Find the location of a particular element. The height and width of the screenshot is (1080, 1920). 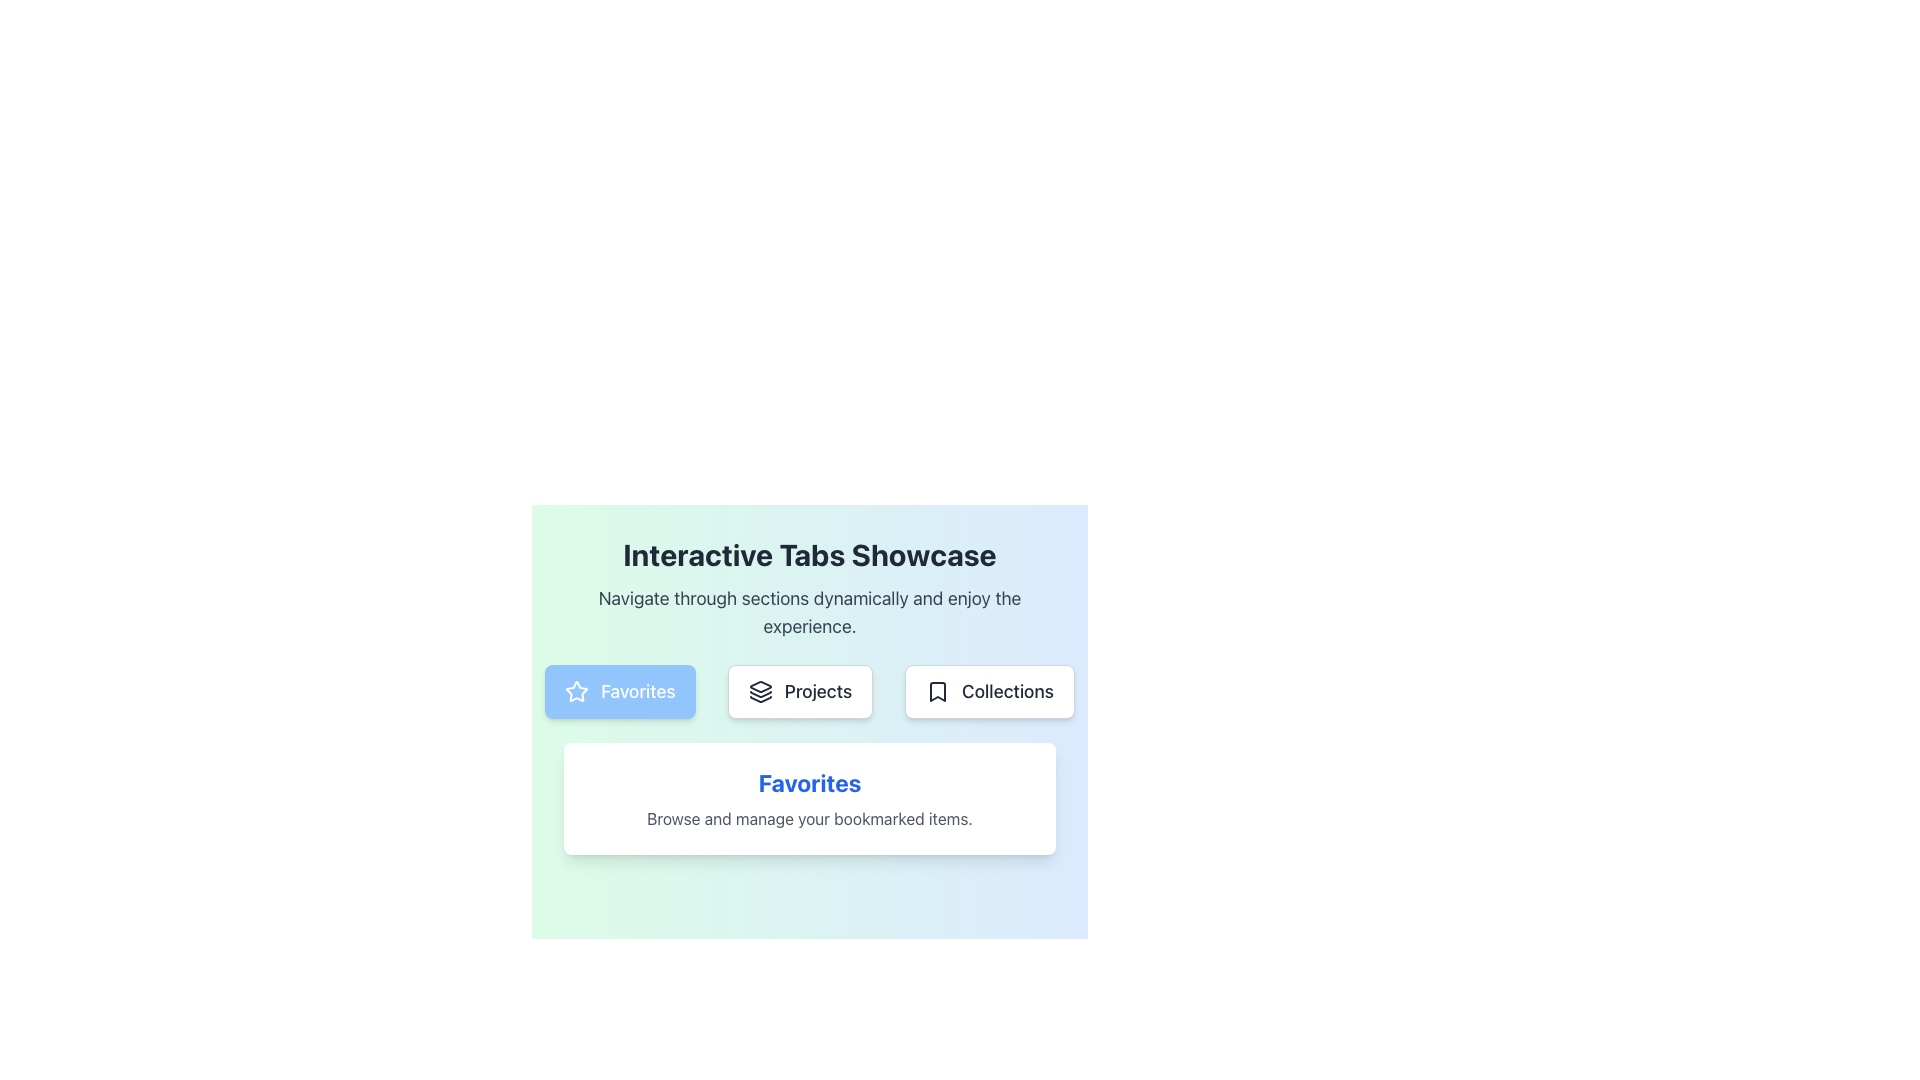

text element labeled 'Favorites', which serves as a section header above the description text for bookmarked items is located at coordinates (810, 782).